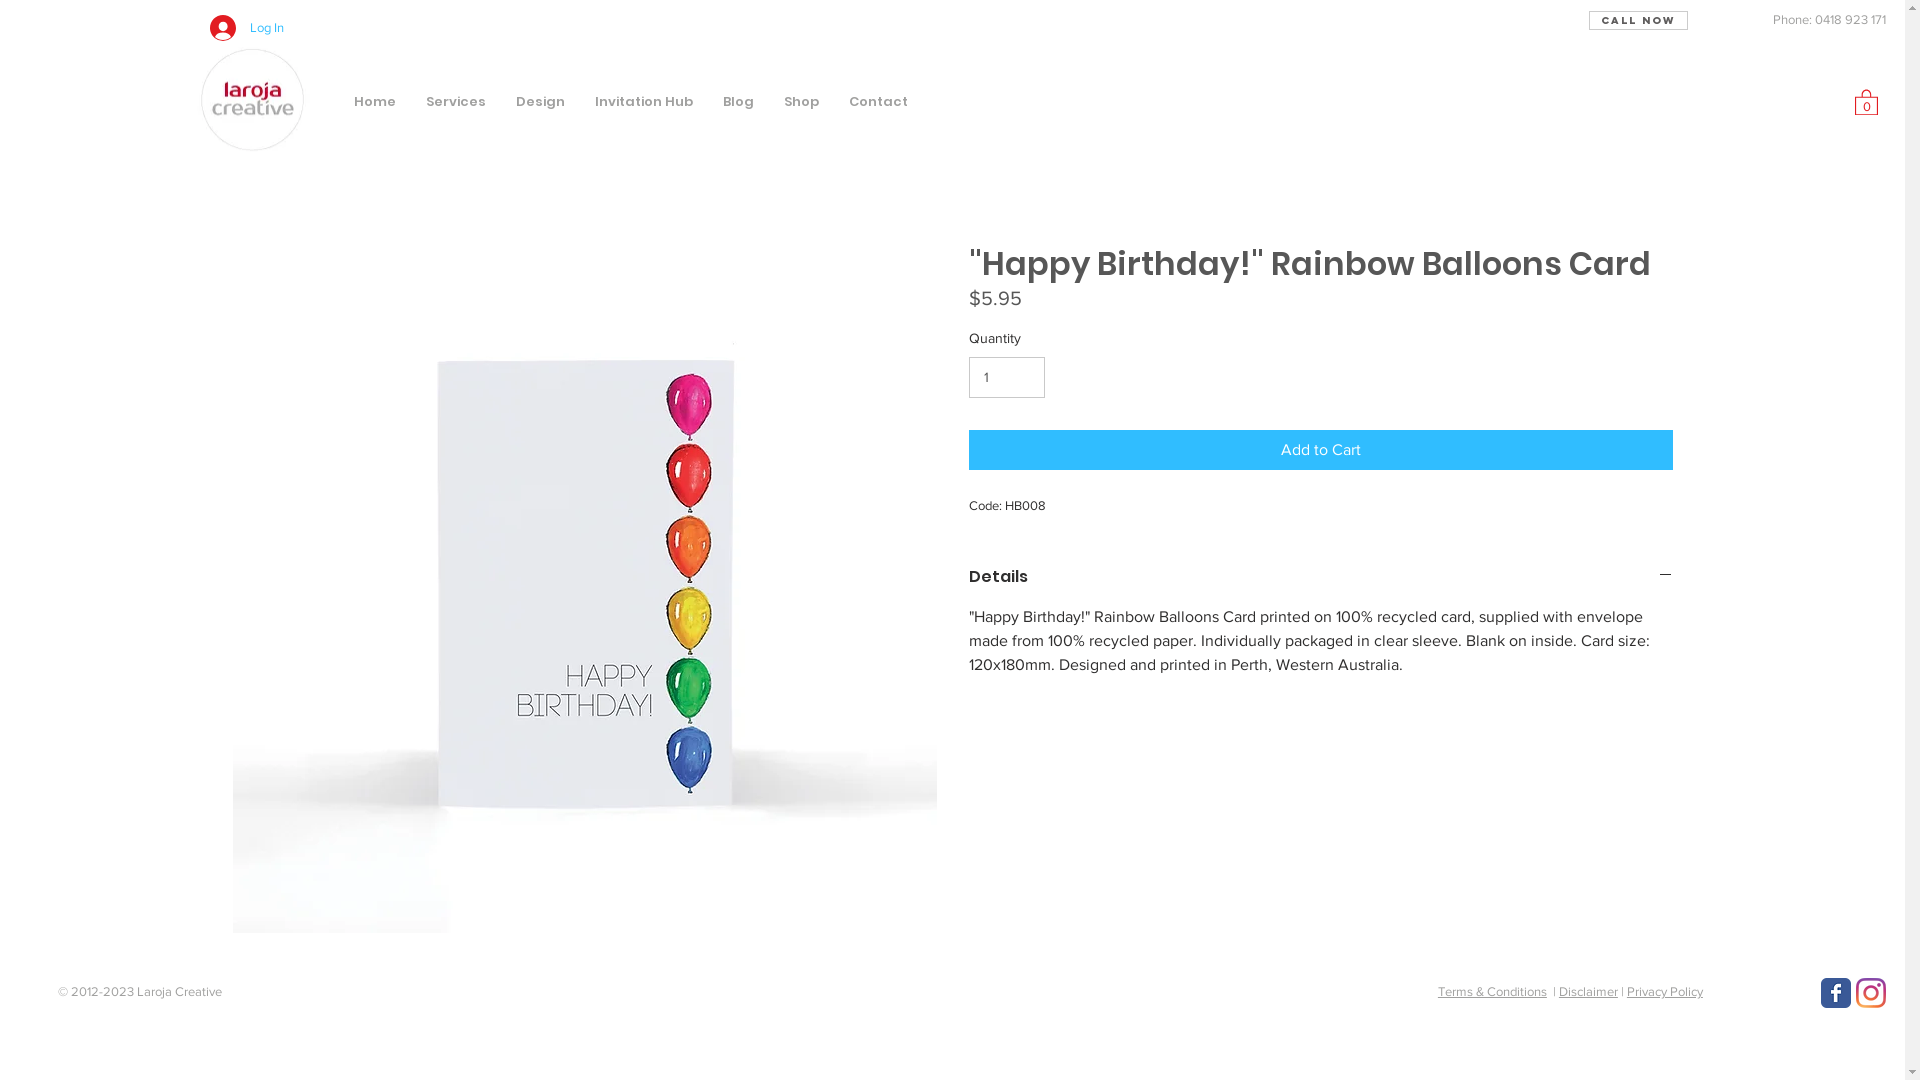 This screenshot has height=1080, width=1920. Describe the element at coordinates (1492, 991) in the screenshot. I see `'Terms & Conditions'` at that location.